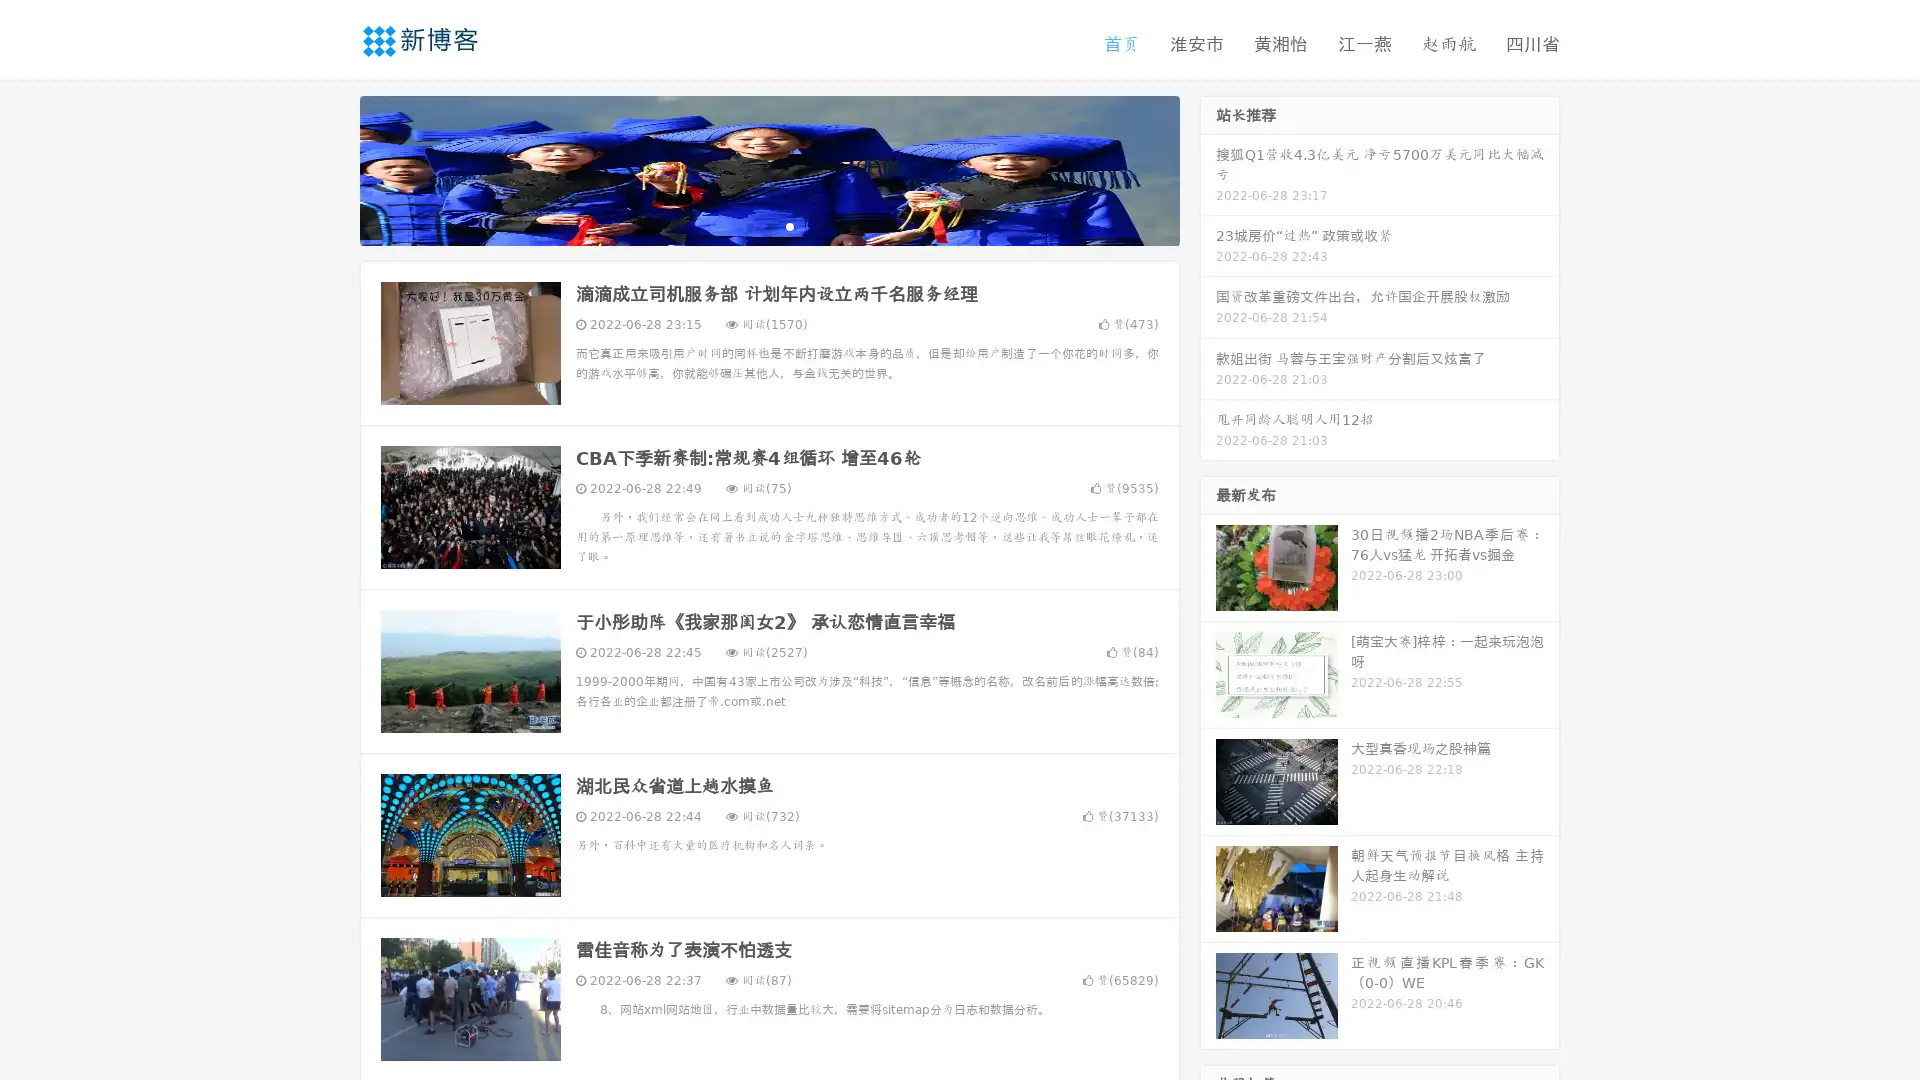 The image size is (1920, 1080). What do you see at coordinates (330, 168) in the screenshot?
I see `Previous slide` at bounding box center [330, 168].